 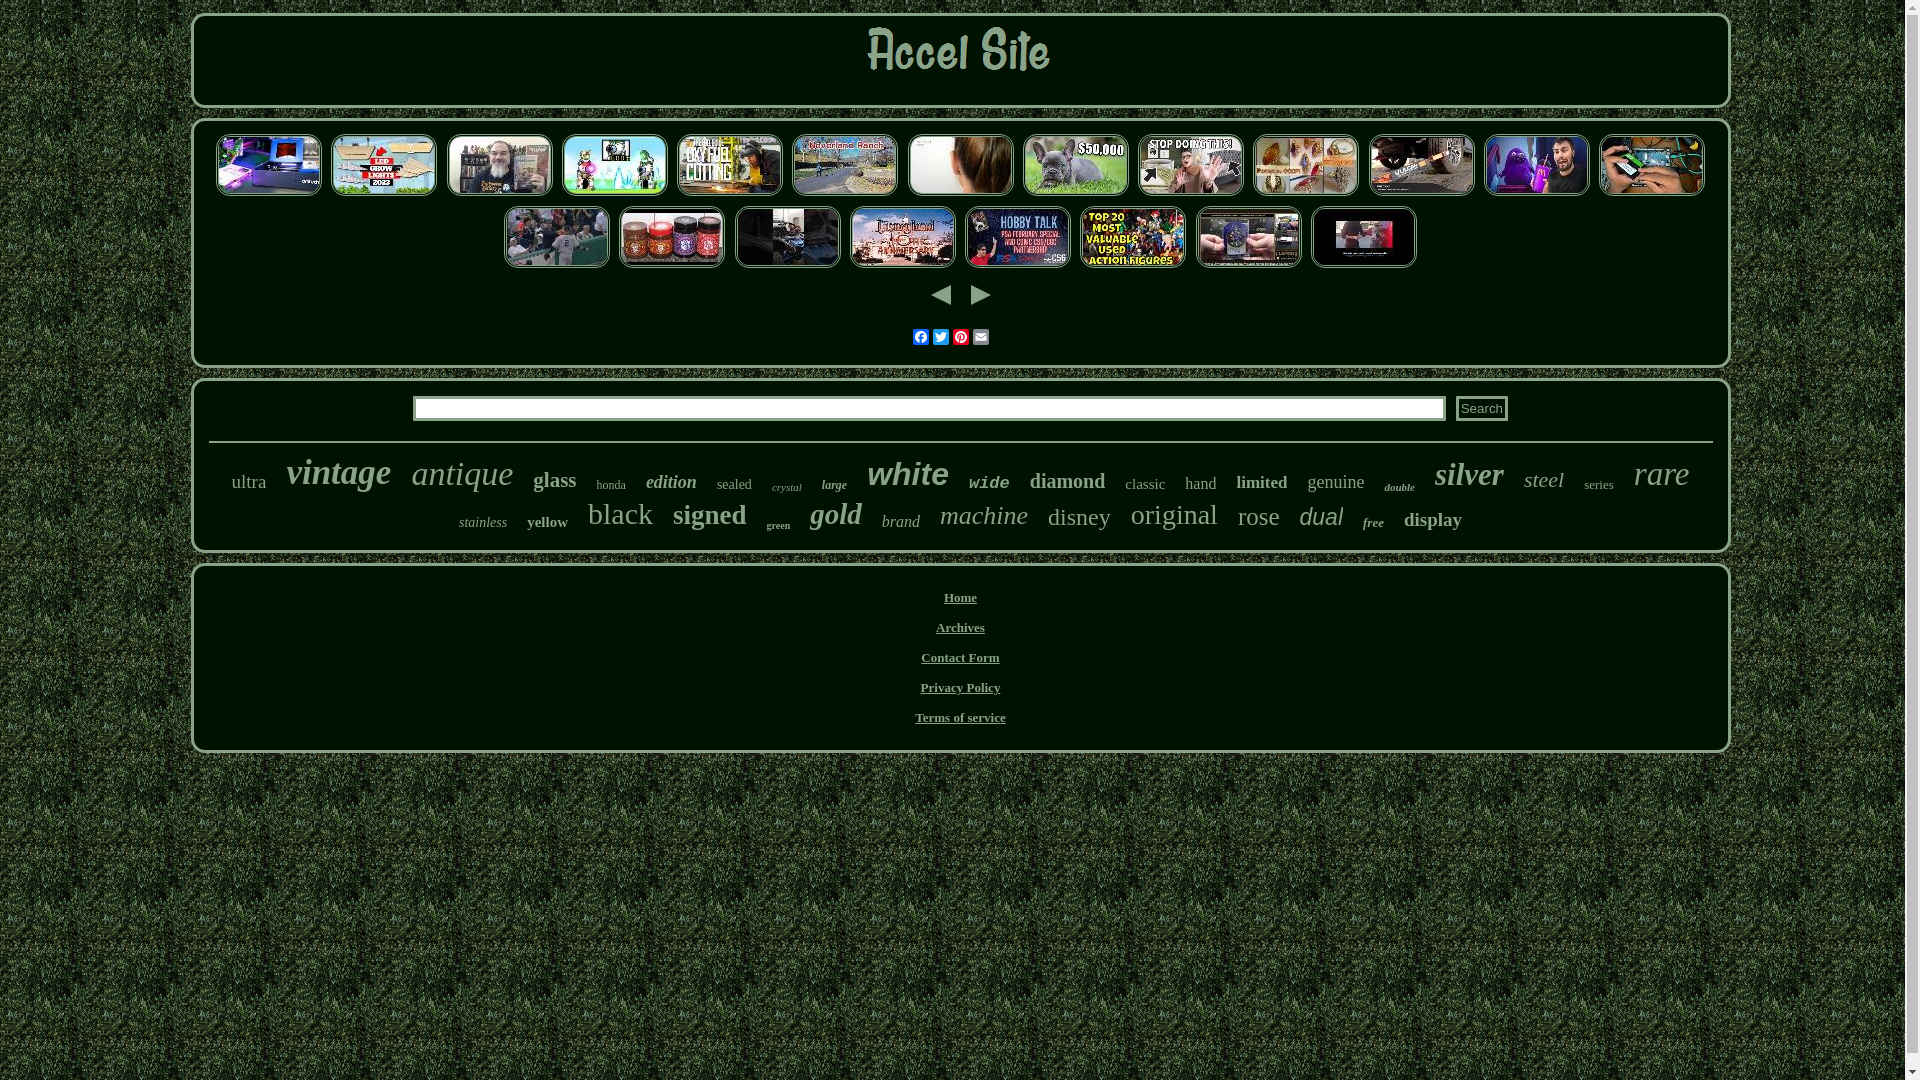 What do you see at coordinates (960, 335) in the screenshot?
I see `'Pinterest'` at bounding box center [960, 335].